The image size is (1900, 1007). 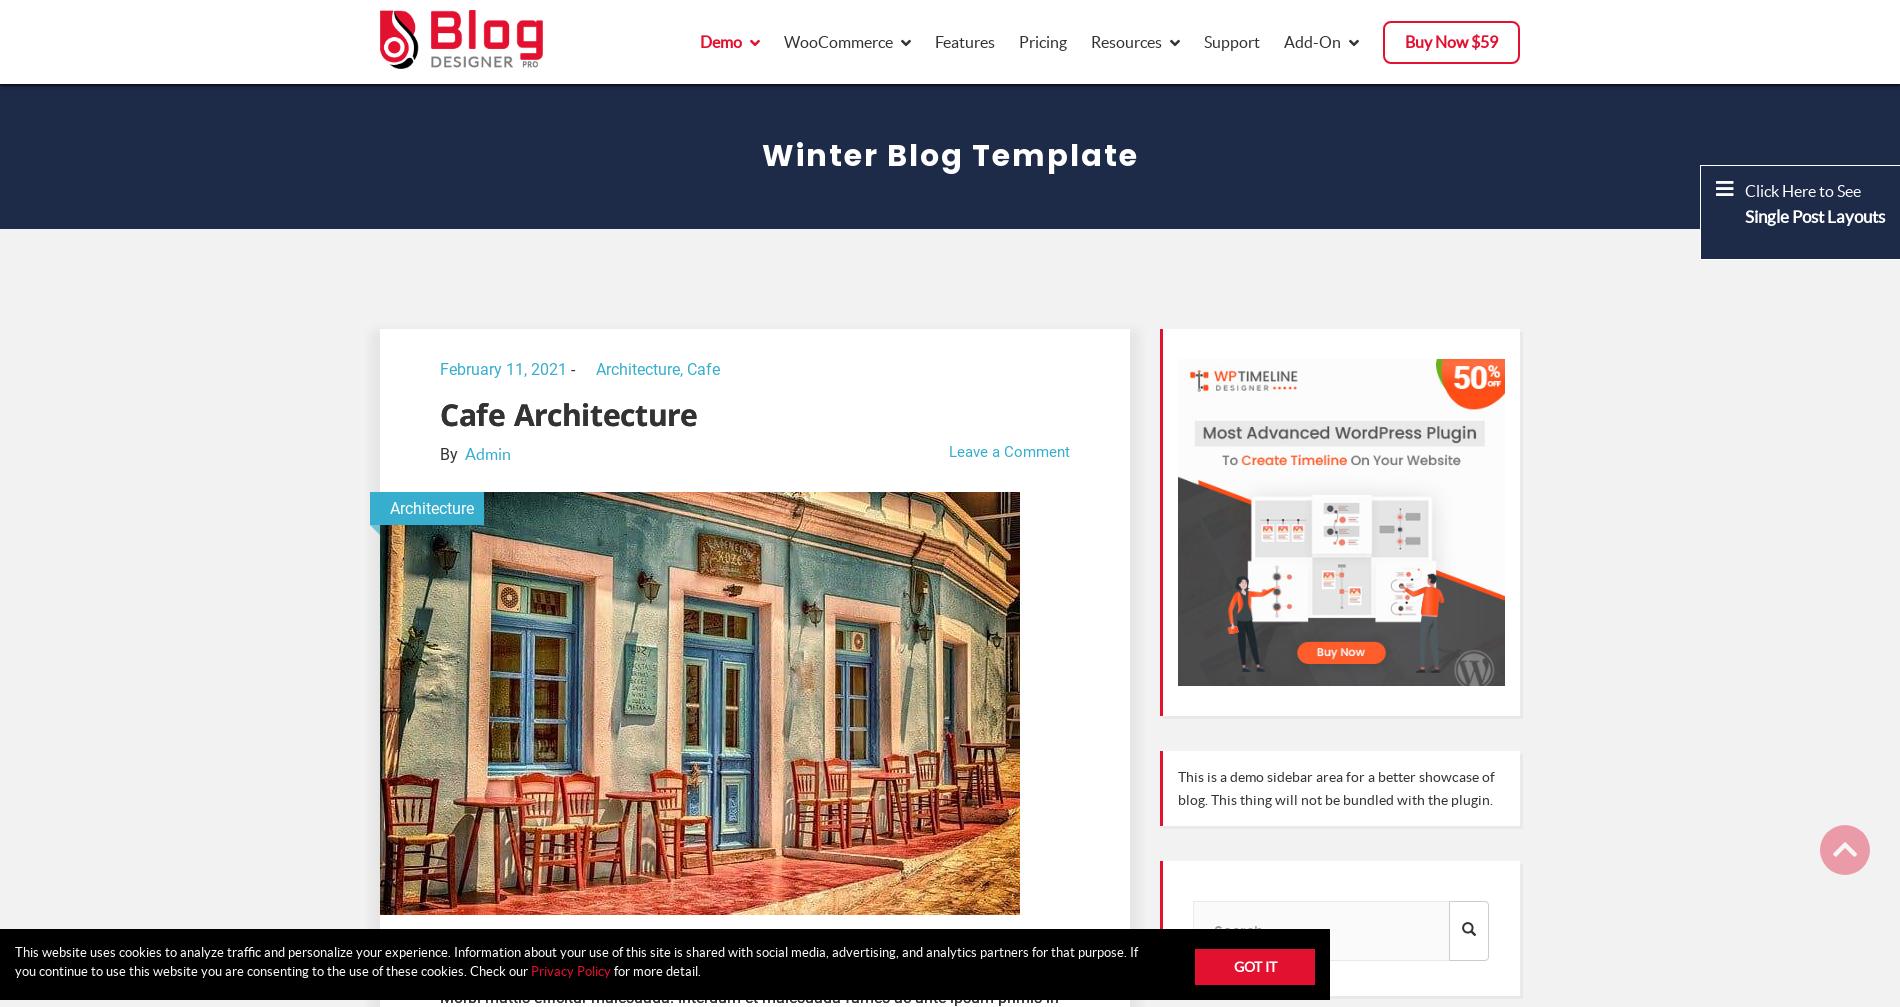 What do you see at coordinates (576, 960) in the screenshot?
I see `'This website uses cookies to analyze traffic and personalize your experience. Information about your use of this site is shared with social media, advertising, and analytics partners for that purpose. If you continue to use this website you are consenting to the use of these cookies. Check our'` at bounding box center [576, 960].